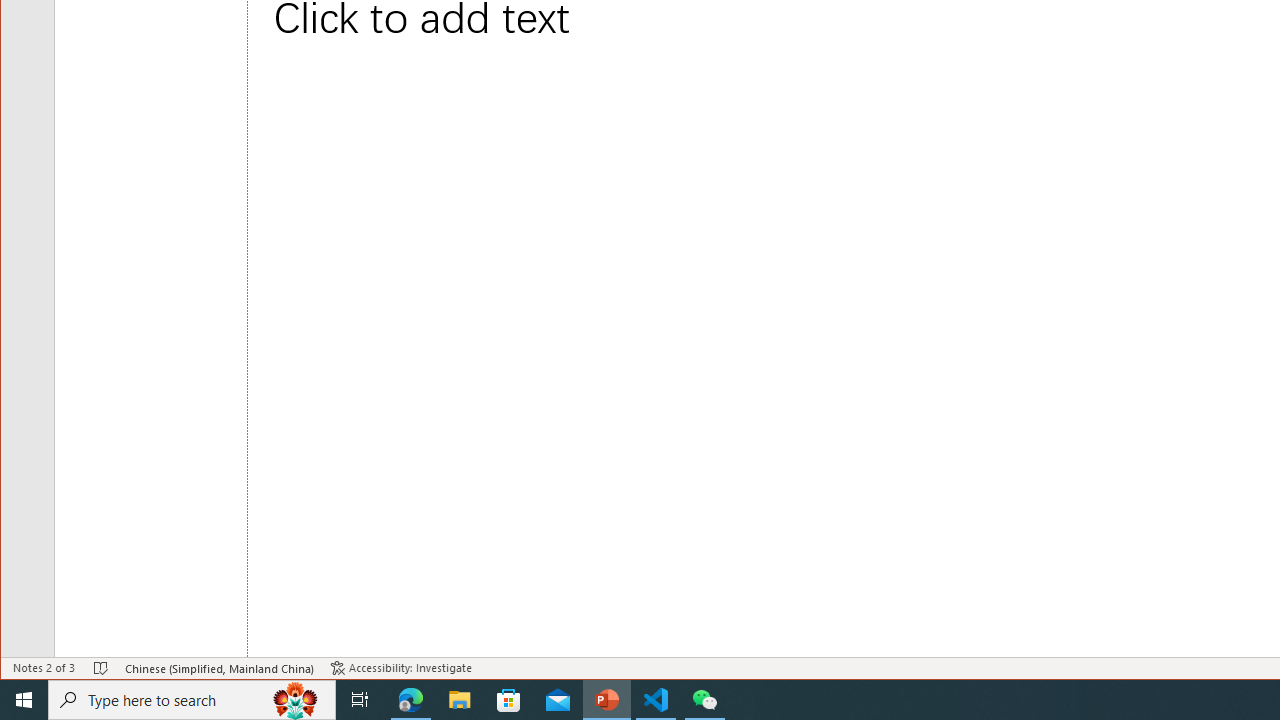 Image resolution: width=1280 pixels, height=720 pixels. I want to click on 'Search highlights icon opens search home window', so click(294, 698).